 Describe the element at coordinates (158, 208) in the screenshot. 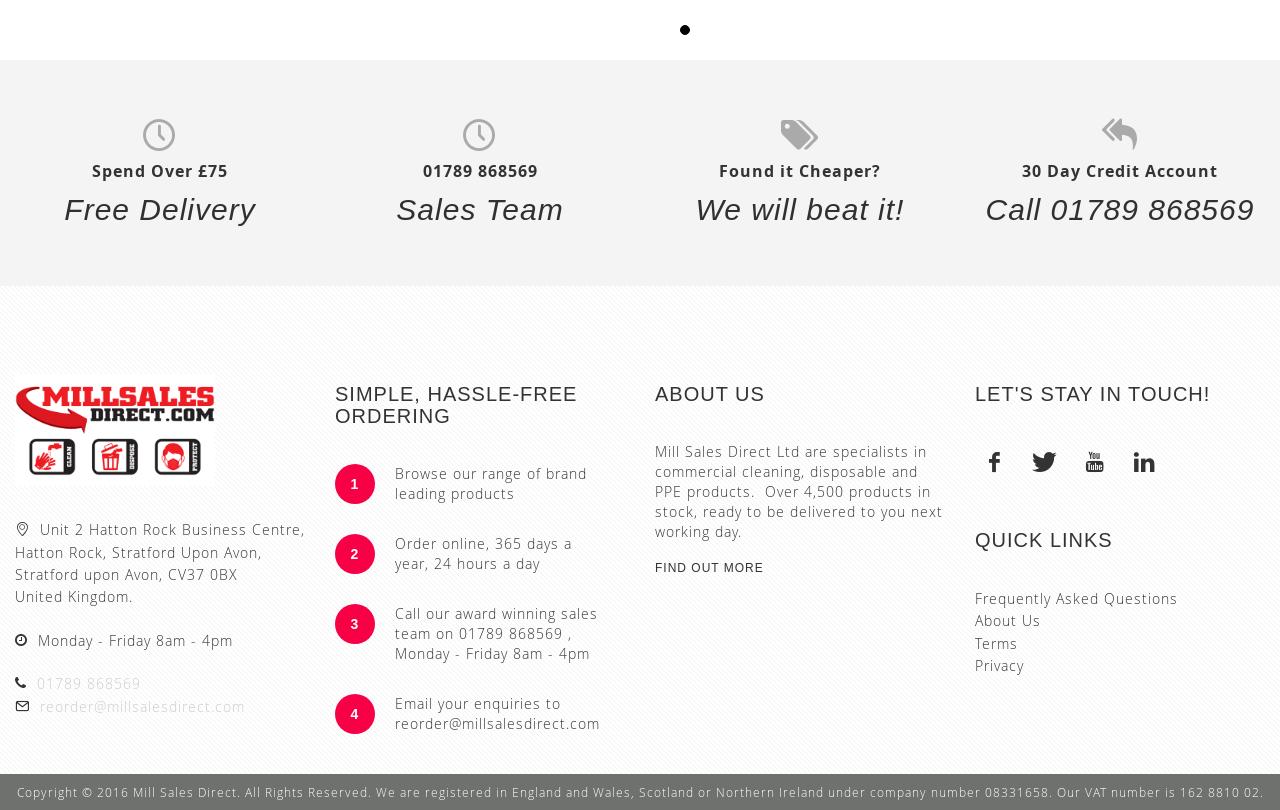

I see `'Free Delivery'` at that location.